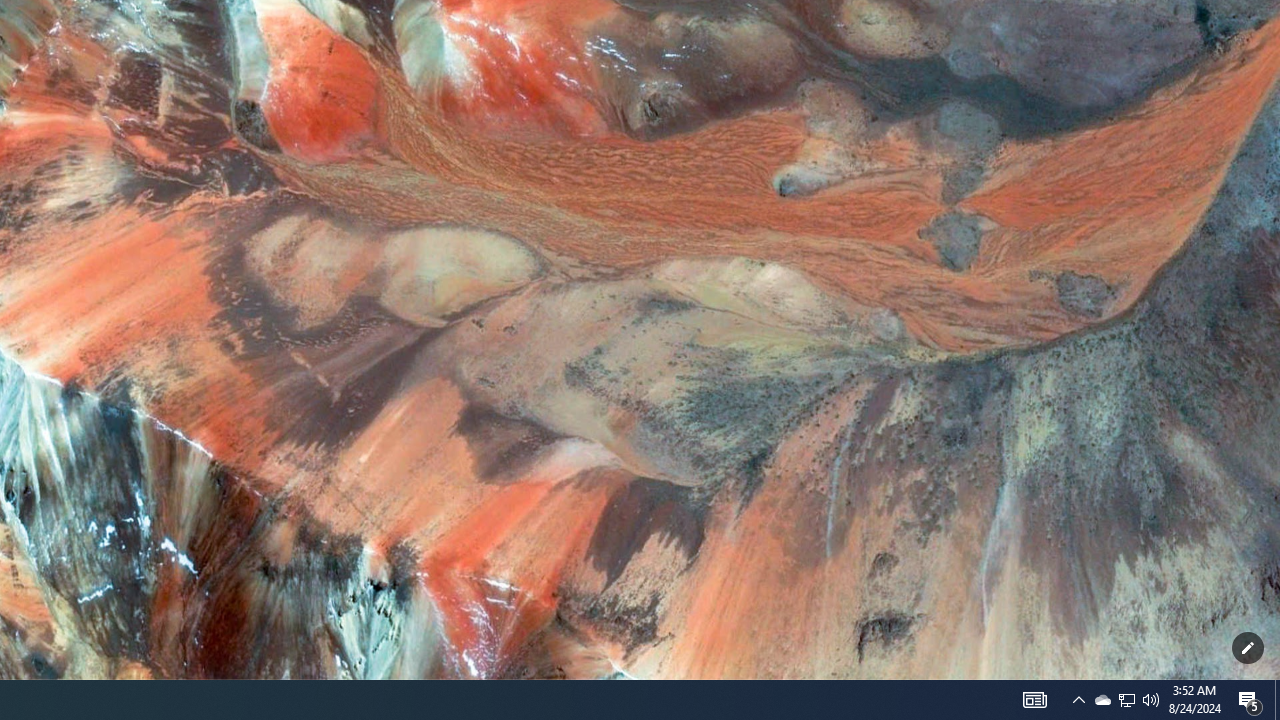  Describe the element at coordinates (1247, 648) in the screenshot. I see `'Customize this page'` at that location.